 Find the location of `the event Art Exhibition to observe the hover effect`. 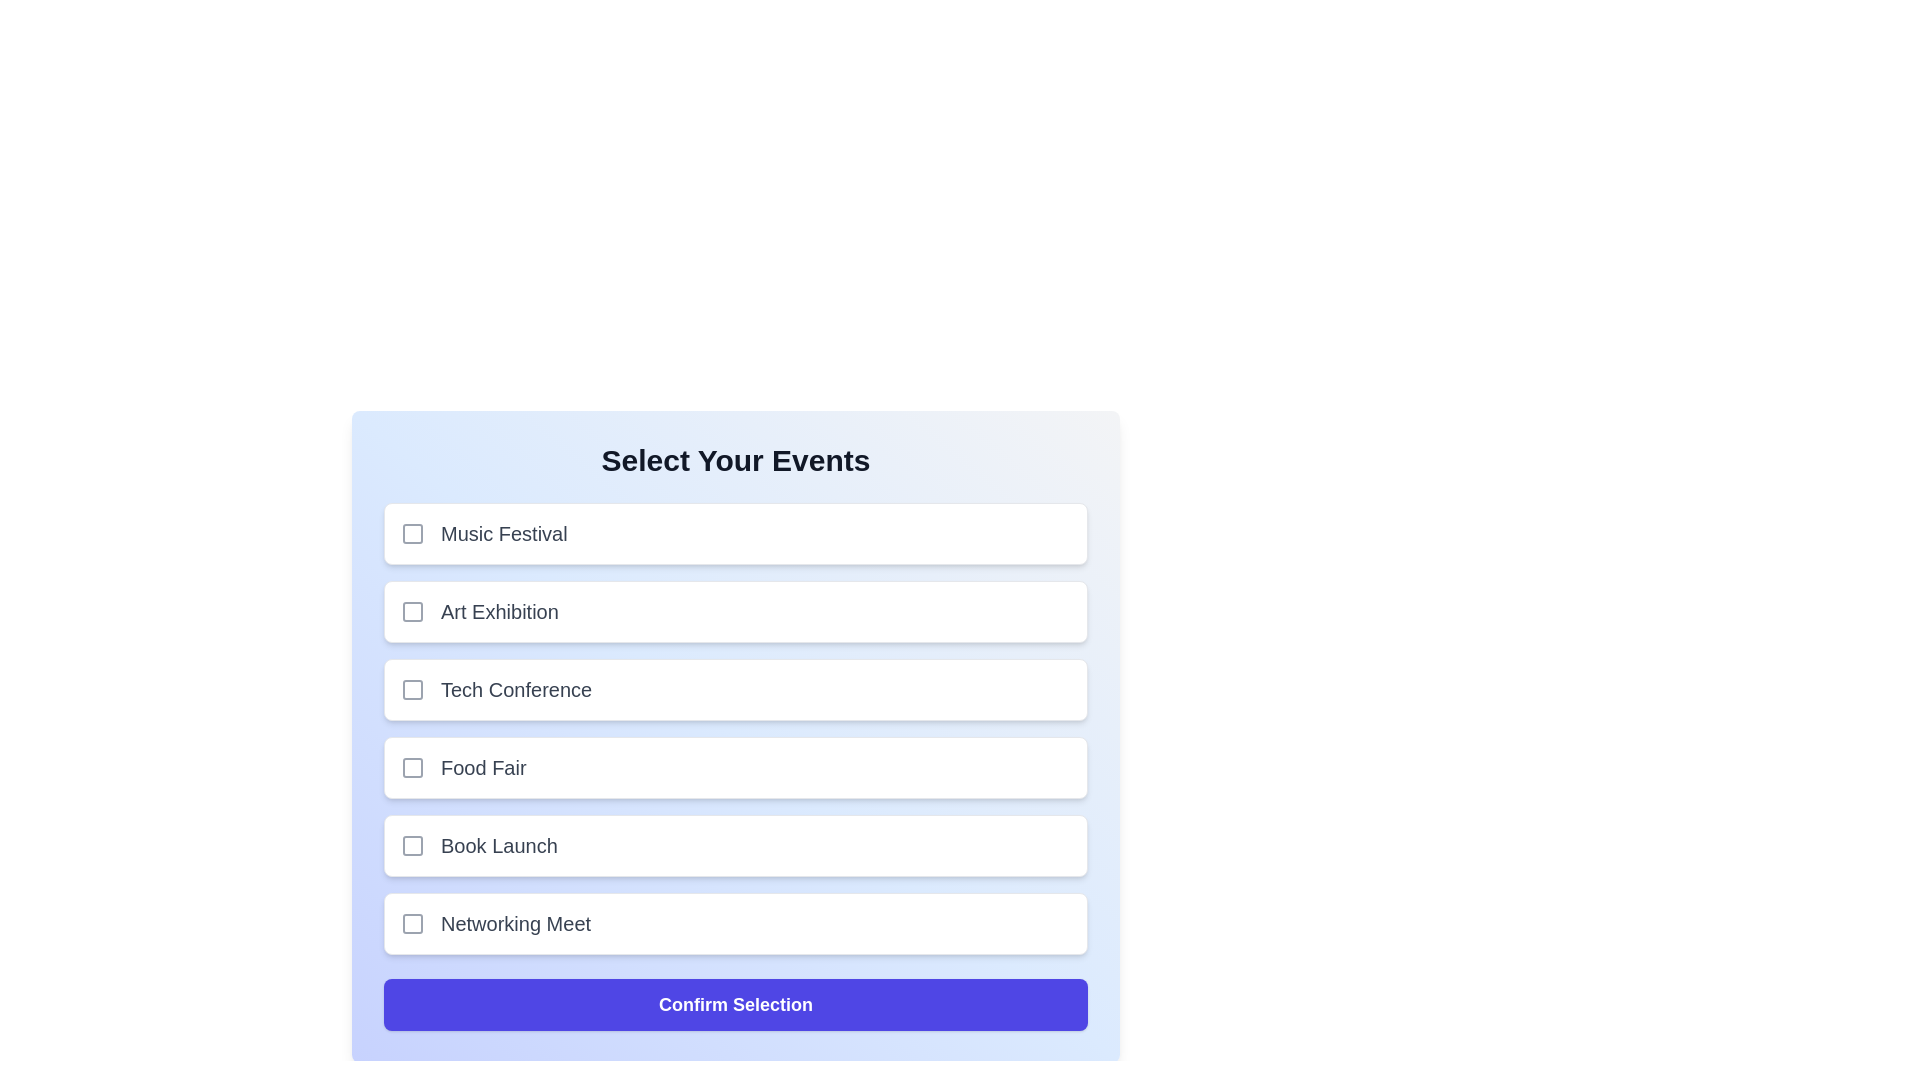

the event Art Exhibition to observe the hover effect is located at coordinates (734, 611).